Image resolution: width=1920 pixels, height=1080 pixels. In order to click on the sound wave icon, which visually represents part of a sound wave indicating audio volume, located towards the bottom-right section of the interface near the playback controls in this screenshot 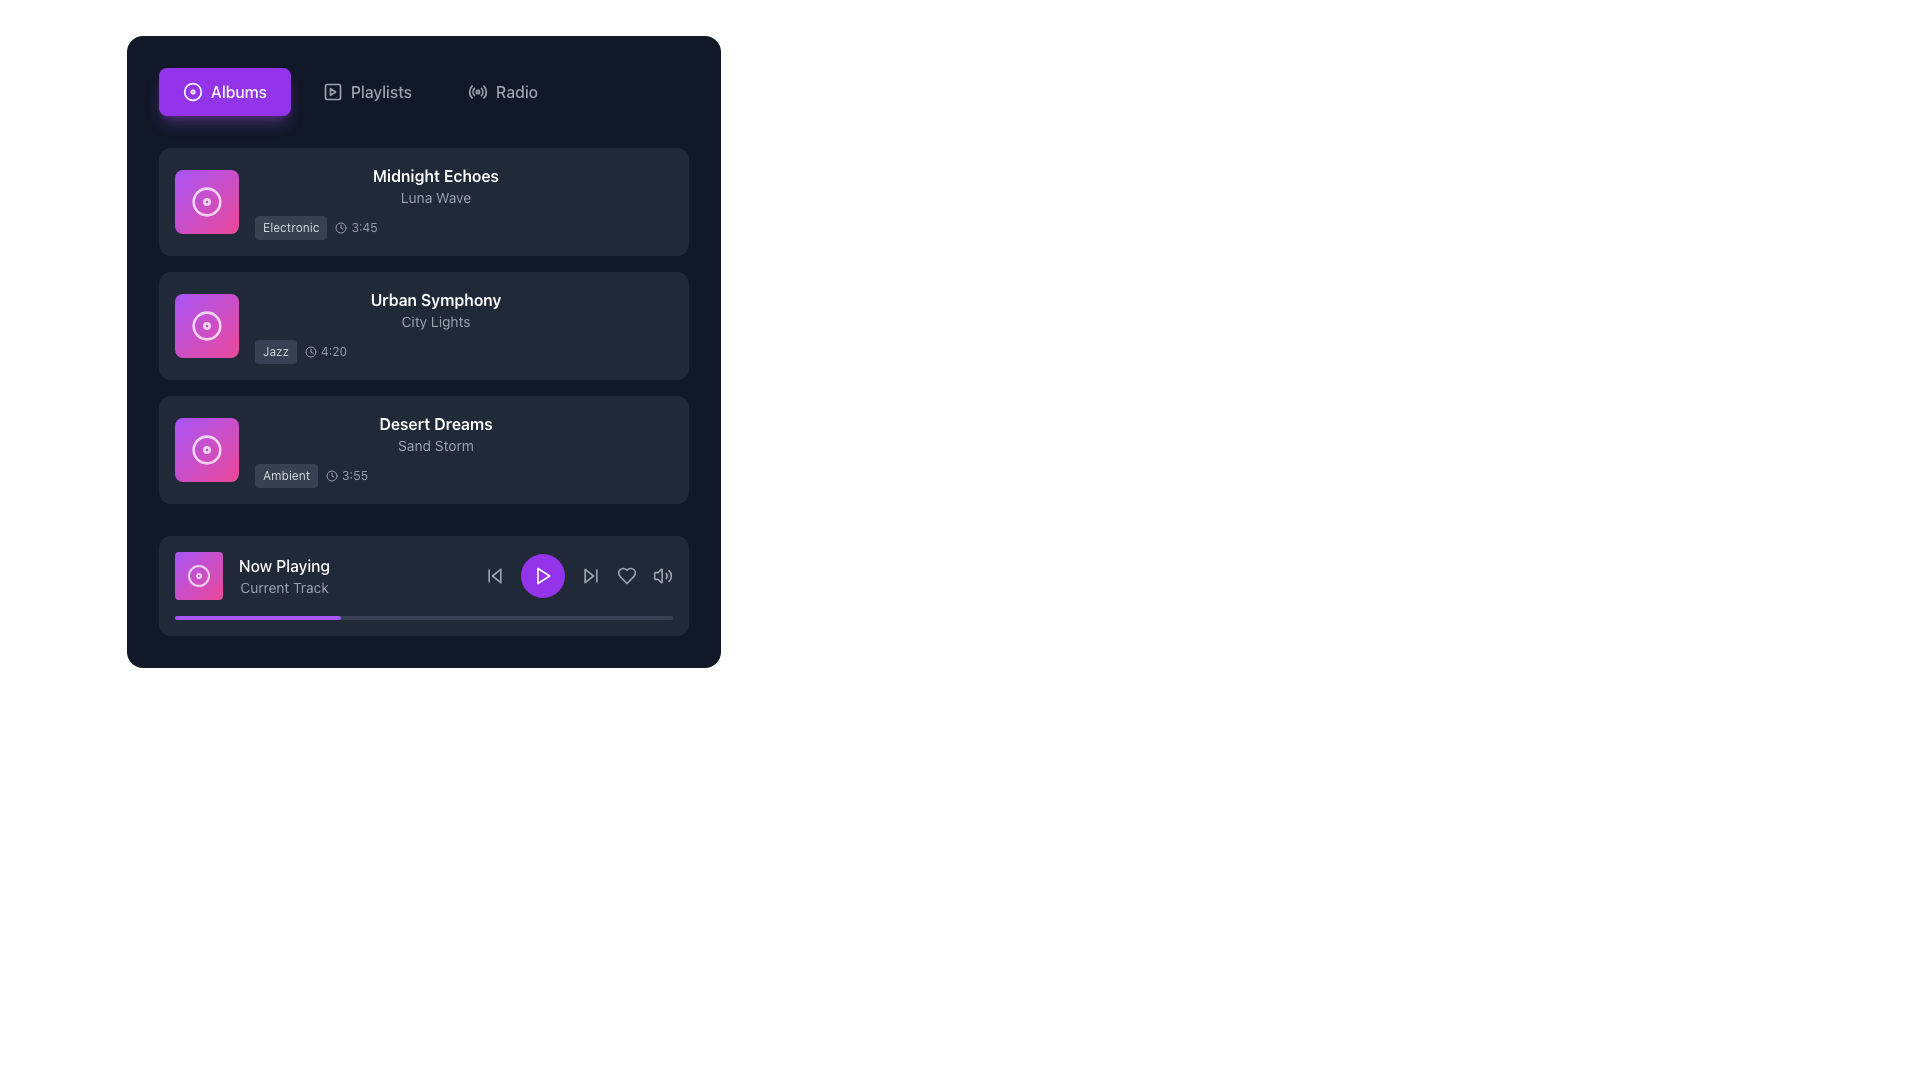, I will do `click(670, 575)`.